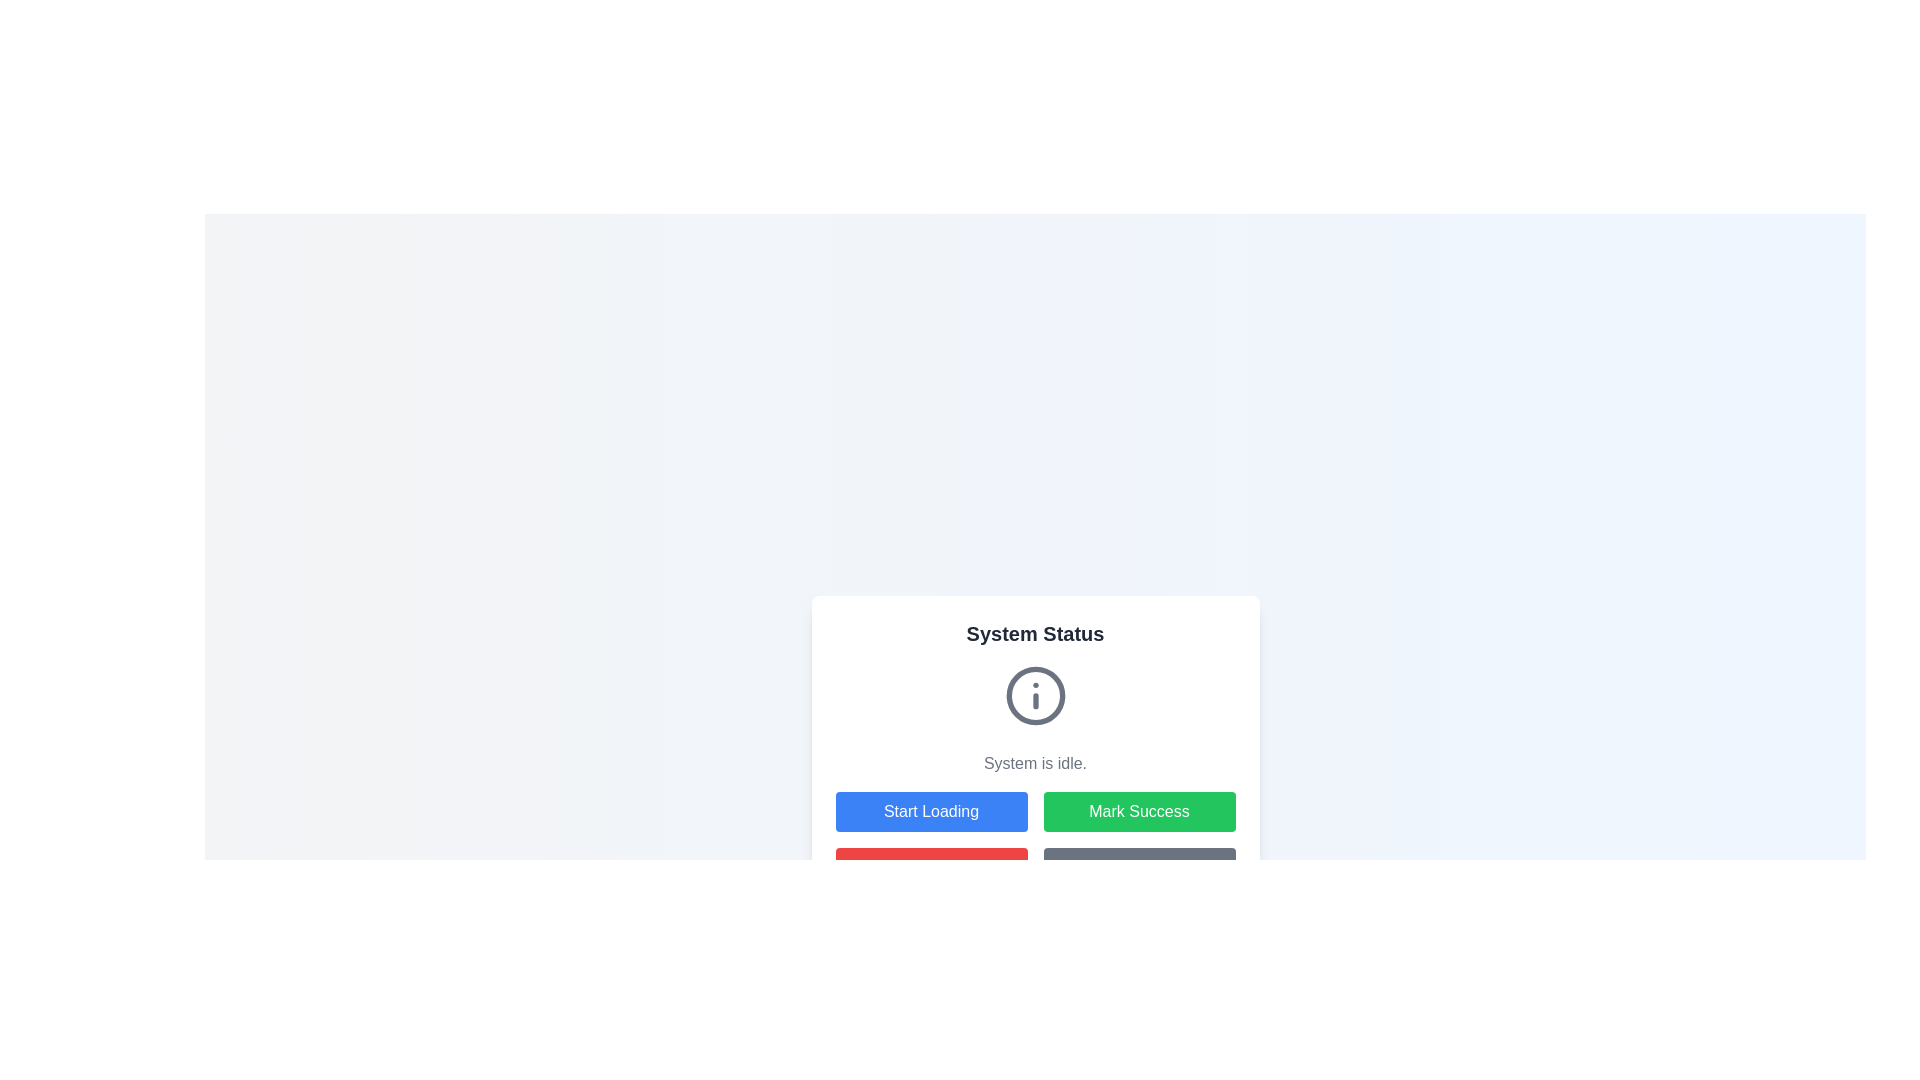  What do you see at coordinates (1035, 694) in the screenshot?
I see `the circular perimeter of the info icon located in the 'System Status' card, which features a central 'i' symbol and is positioned above the text 'System is idle.'` at bounding box center [1035, 694].